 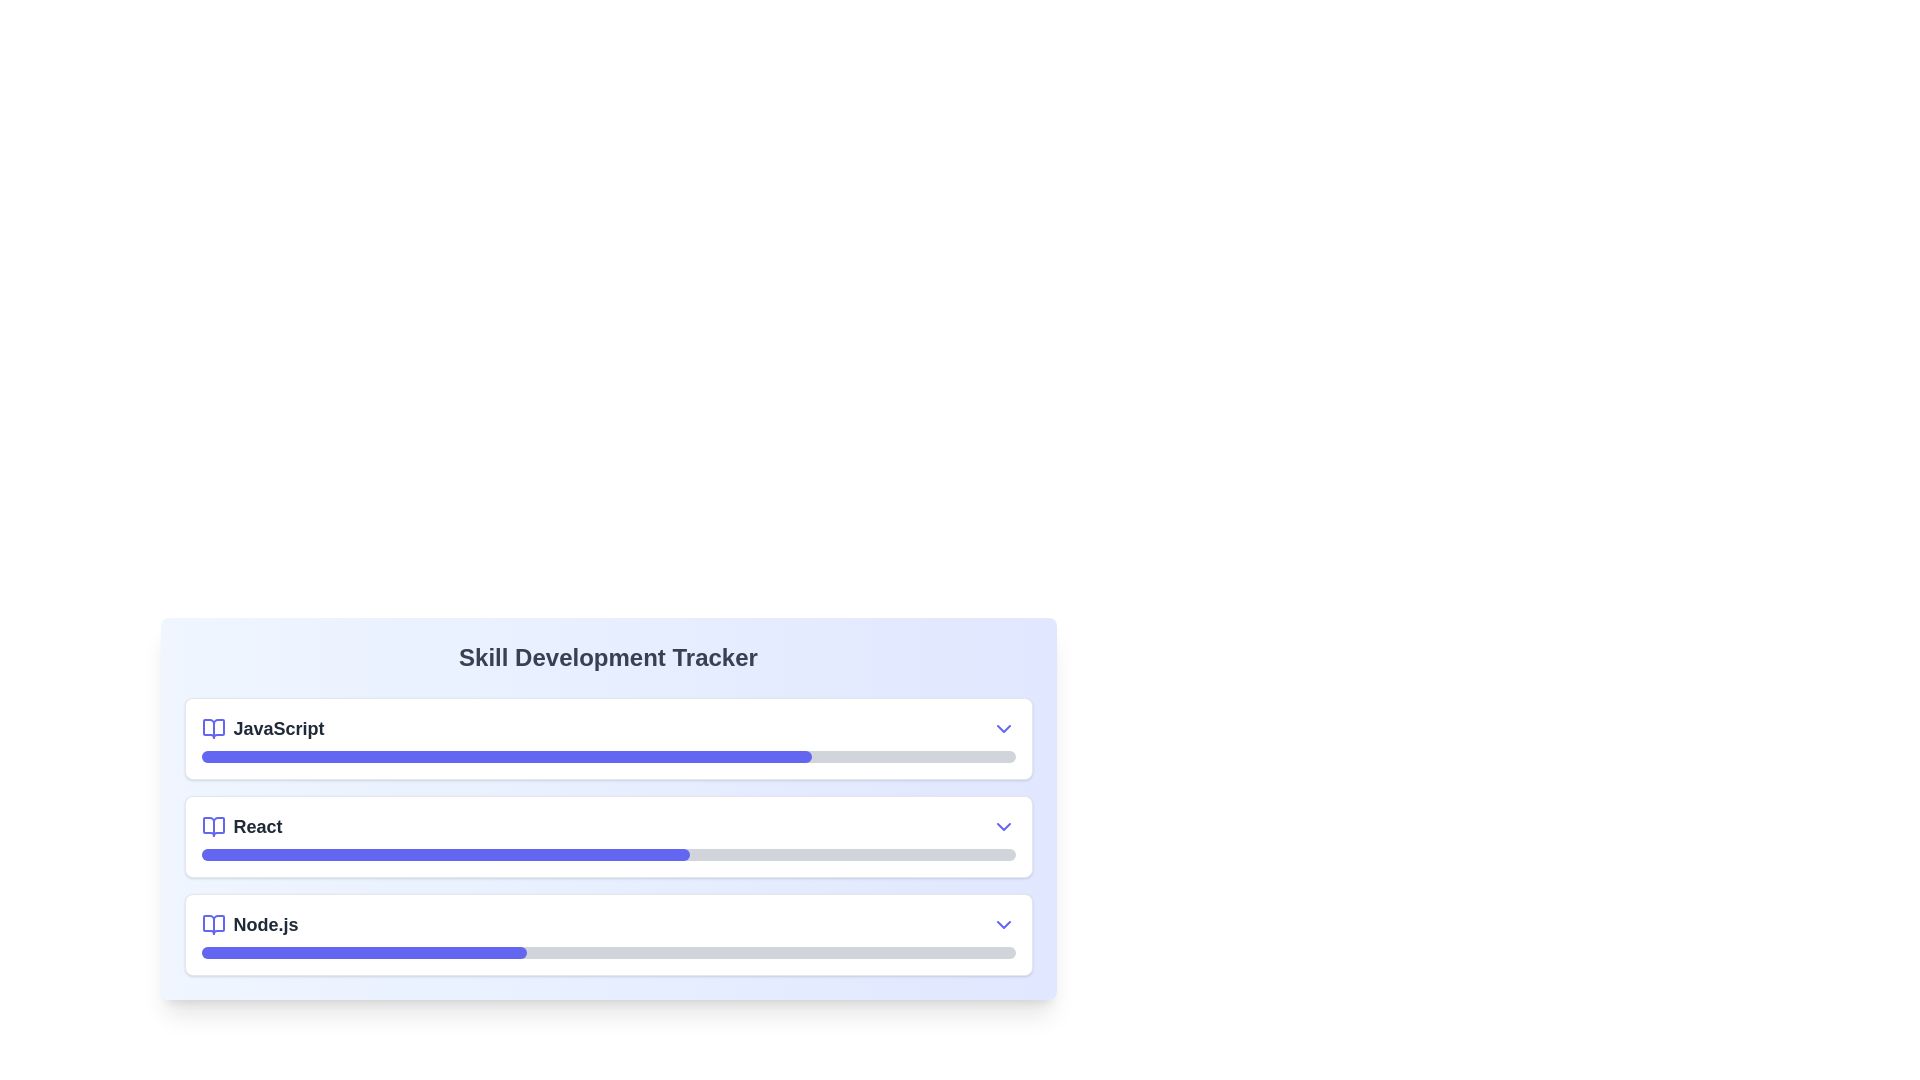 What do you see at coordinates (494, 951) in the screenshot?
I see `the progress bar` at bounding box center [494, 951].